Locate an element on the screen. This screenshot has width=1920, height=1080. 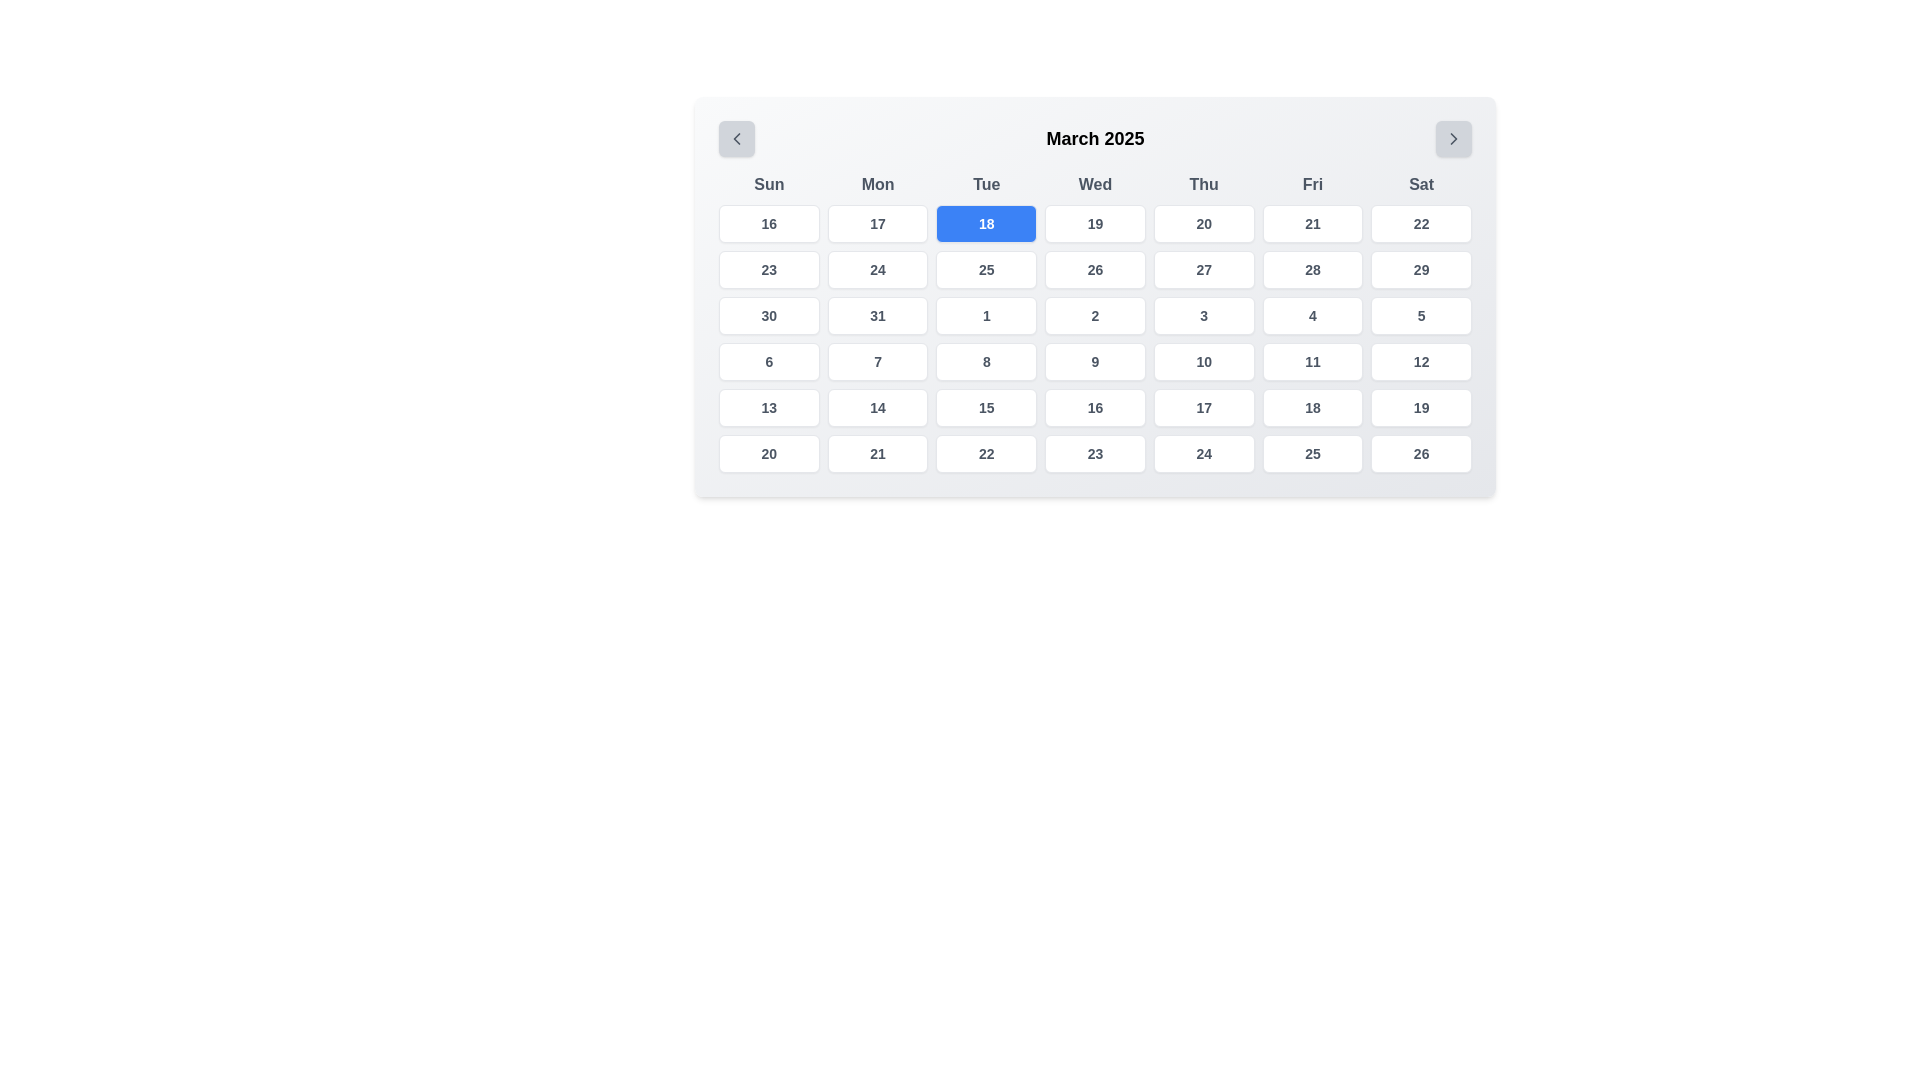
the date cell located in the fifth column of the fourth row of the calendar is located at coordinates (1203, 315).